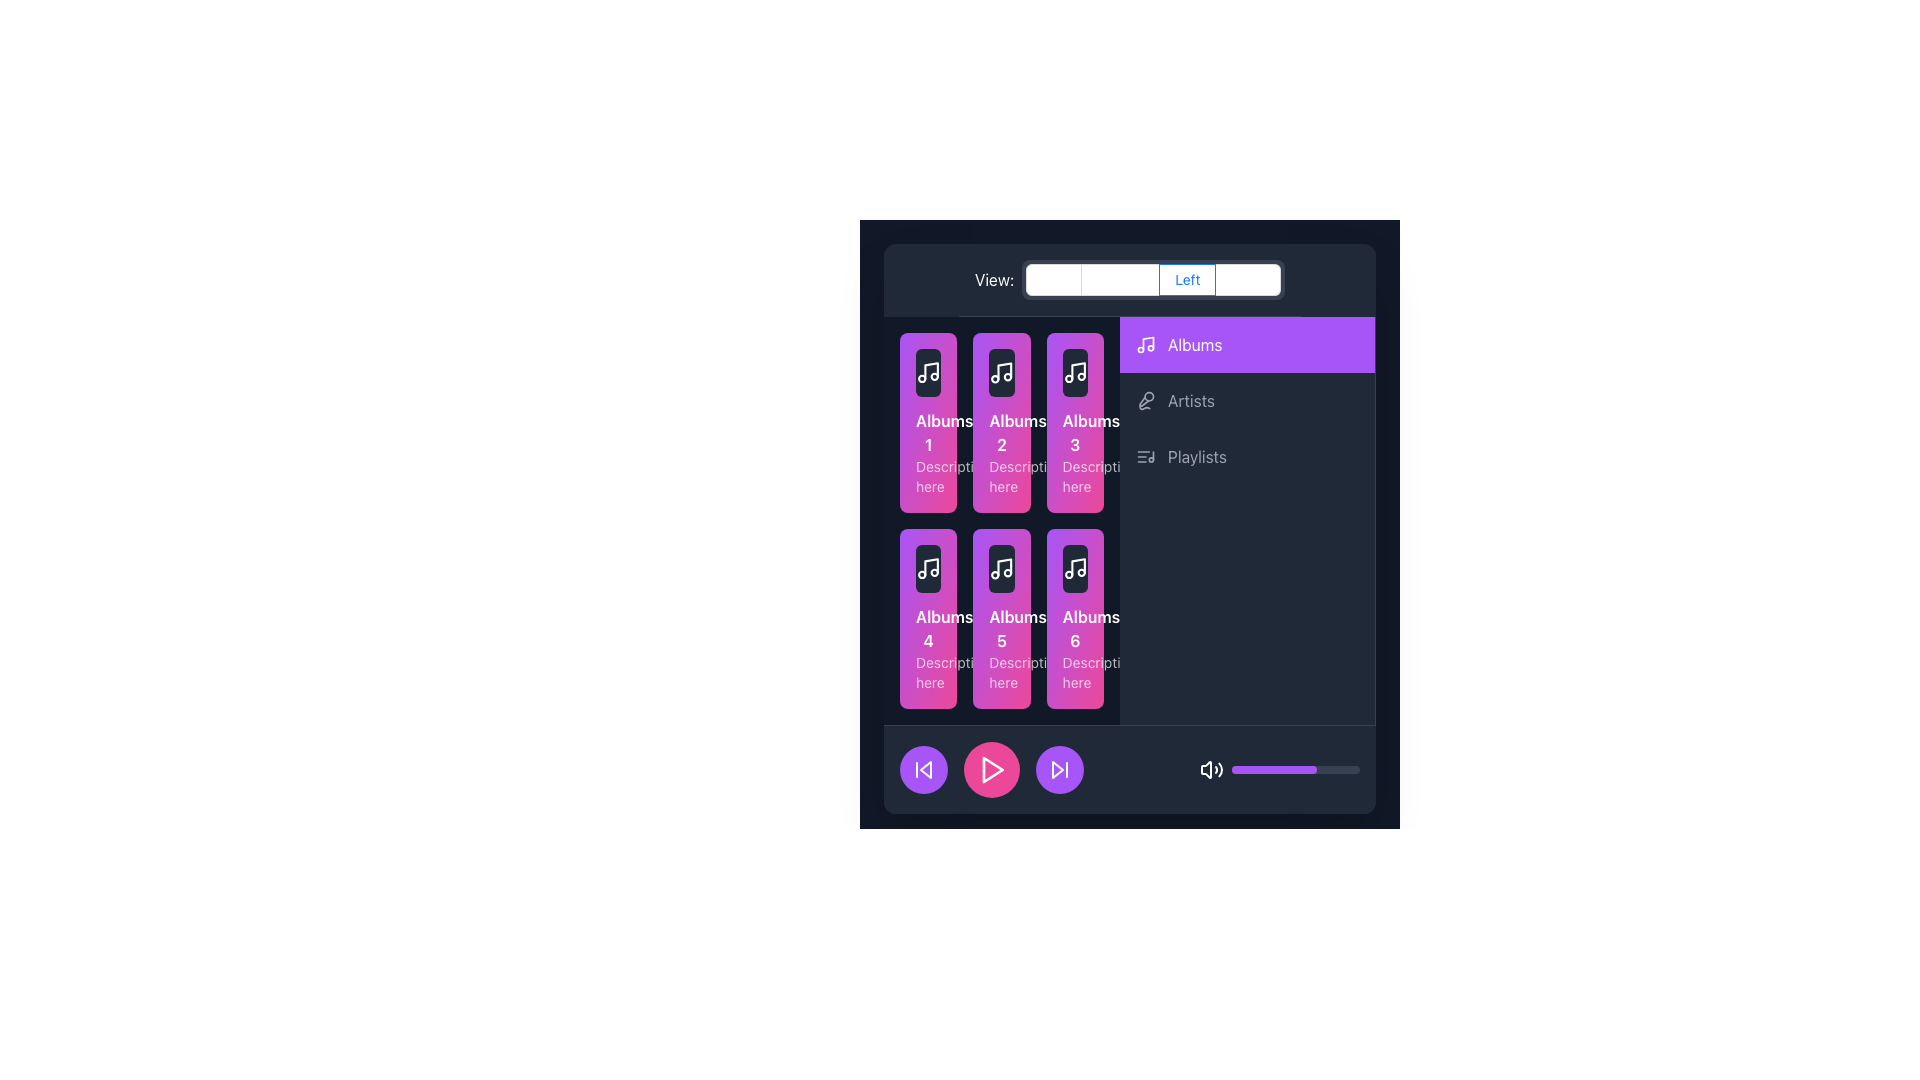  Describe the element at coordinates (1266, 769) in the screenshot. I see `the volume level` at that location.